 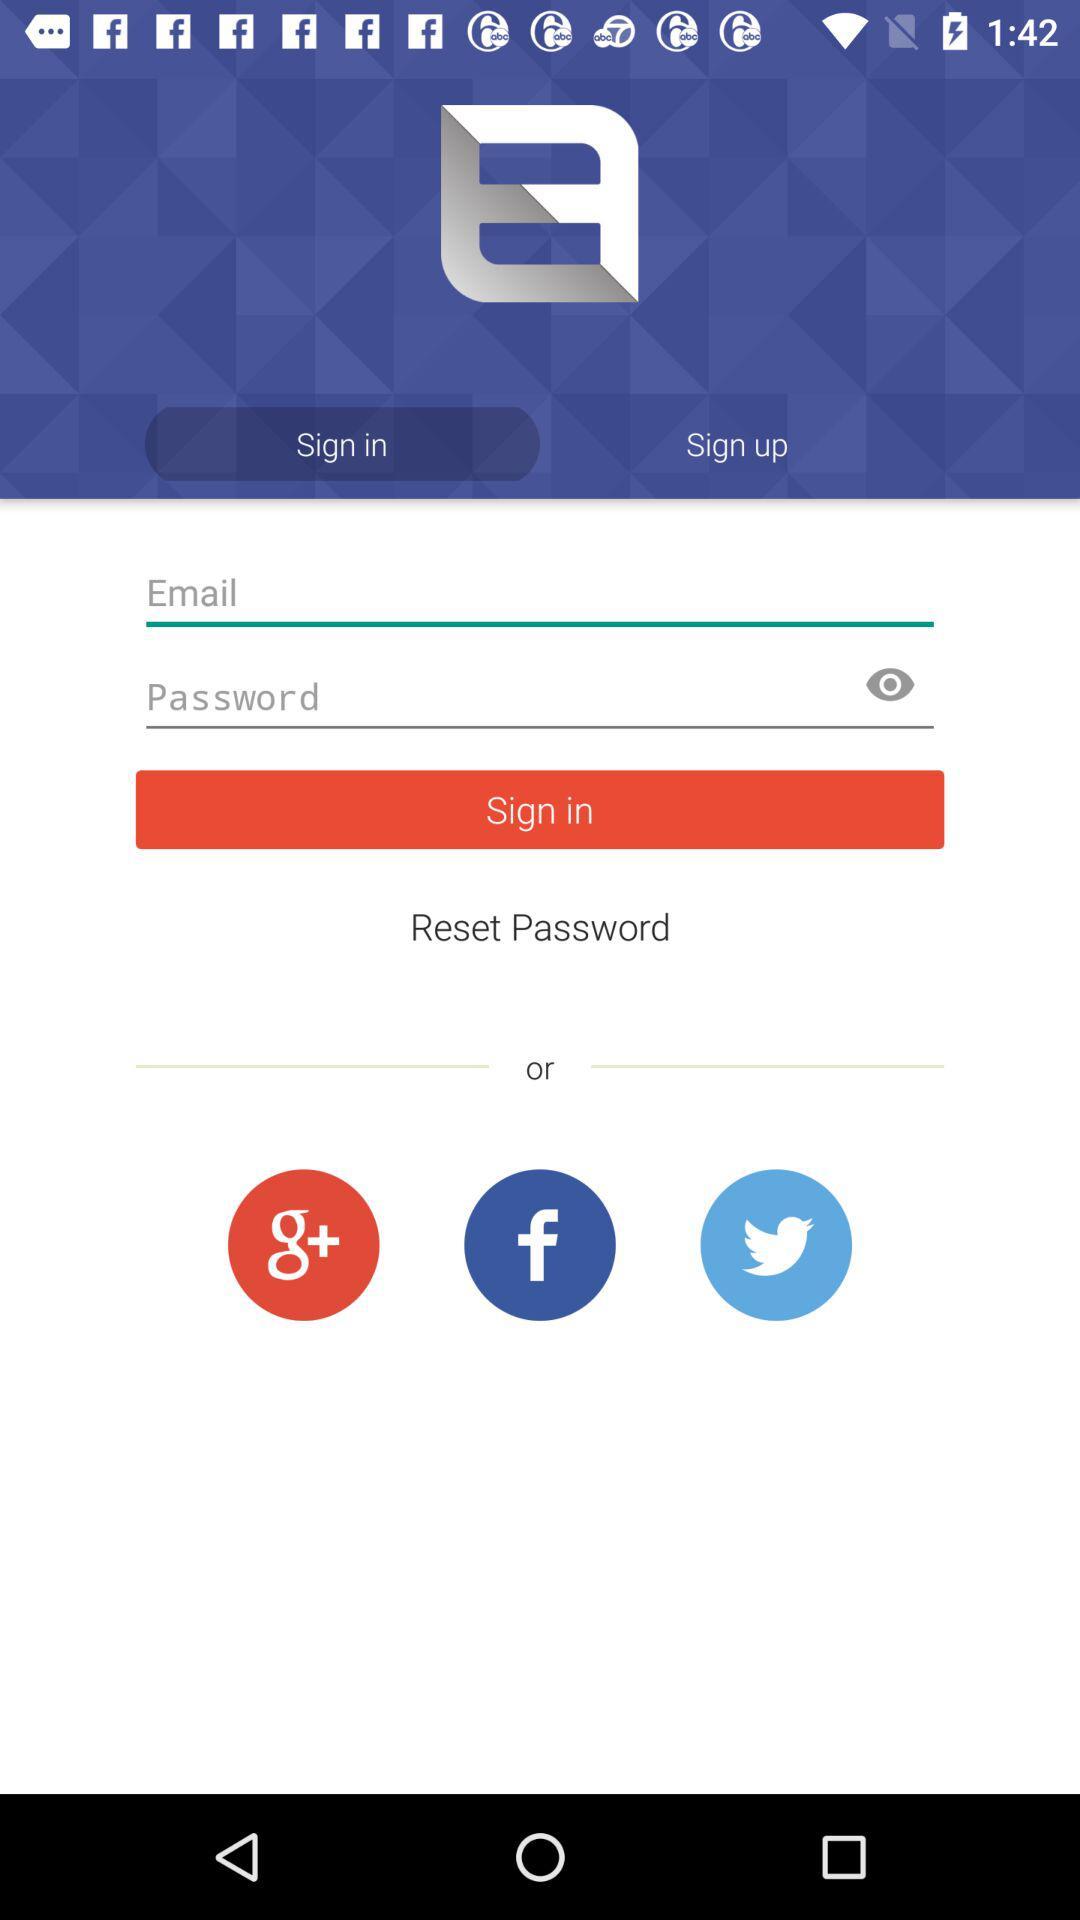 What do you see at coordinates (540, 925) in the screenshot?
I see `the icon above the or item` at bounding box center [540, 925].